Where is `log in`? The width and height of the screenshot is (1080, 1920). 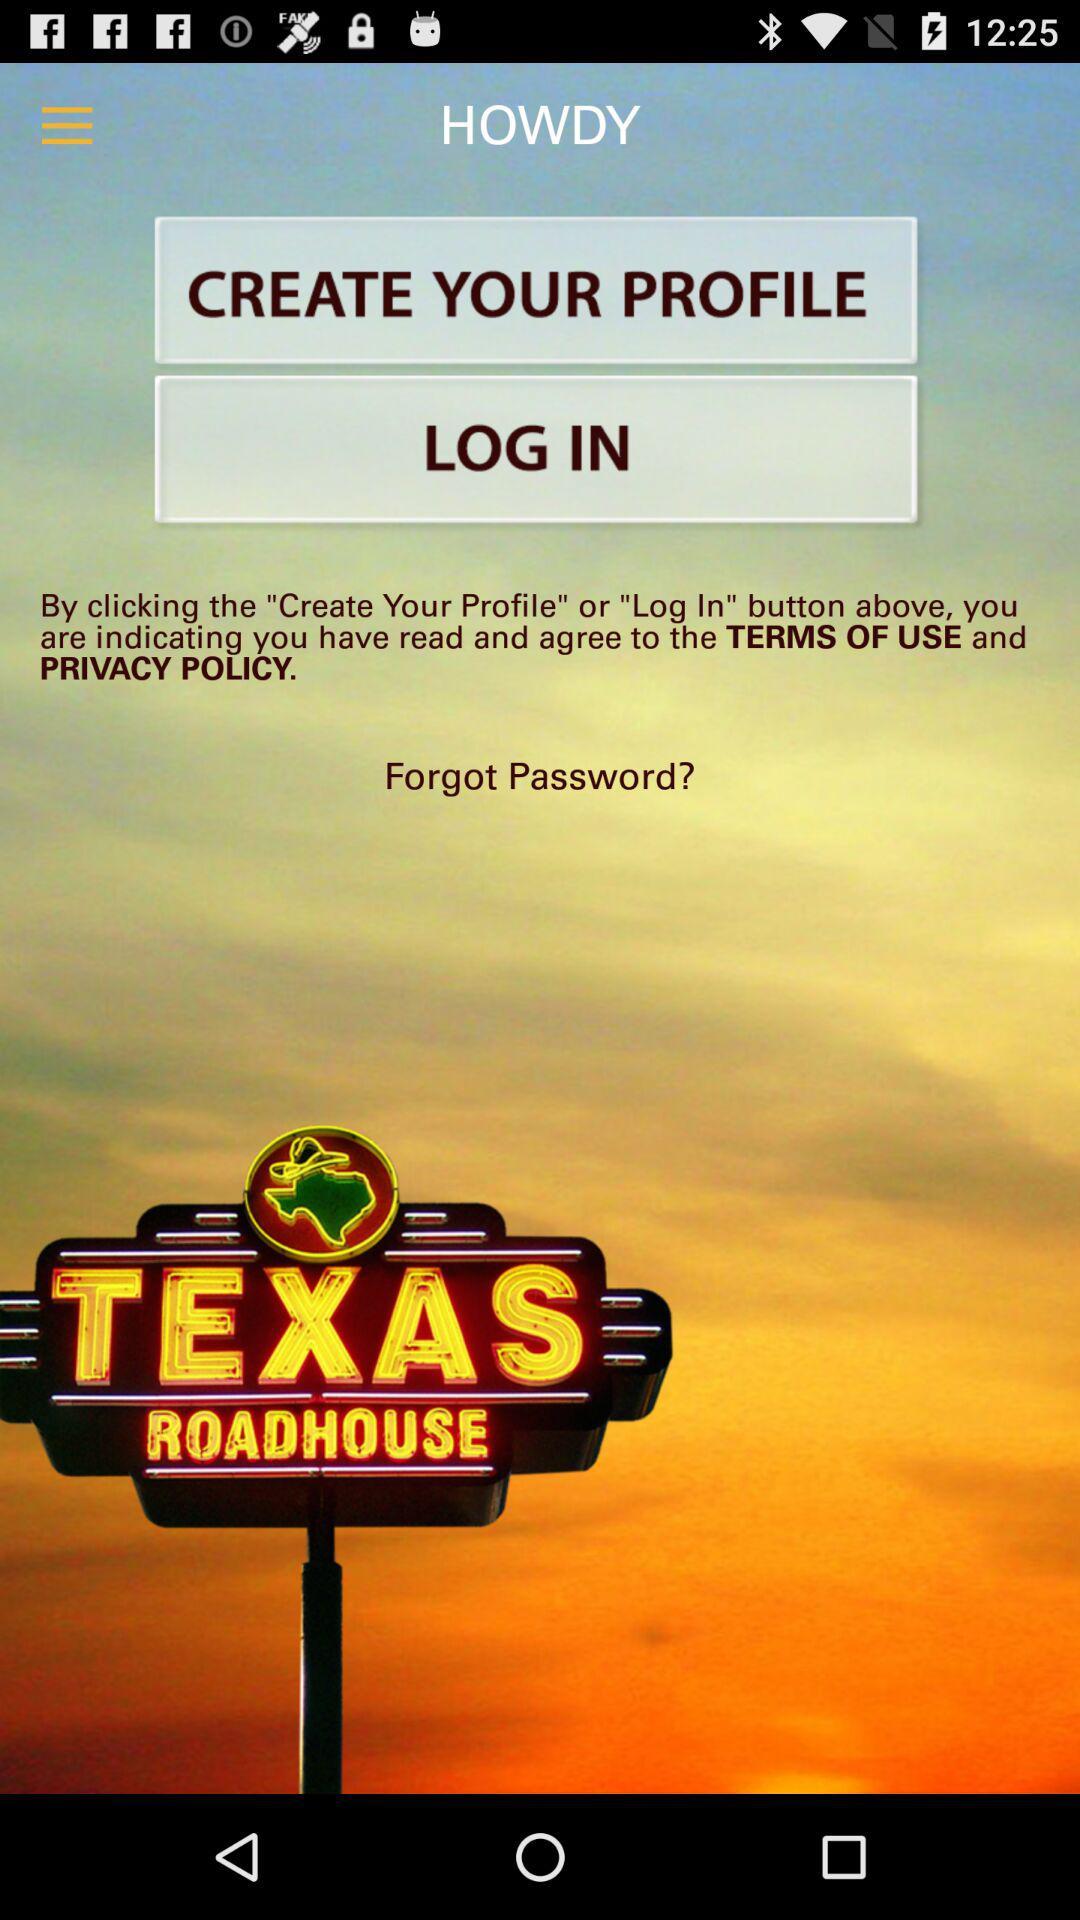 log in is located at coordinates (540, 452).